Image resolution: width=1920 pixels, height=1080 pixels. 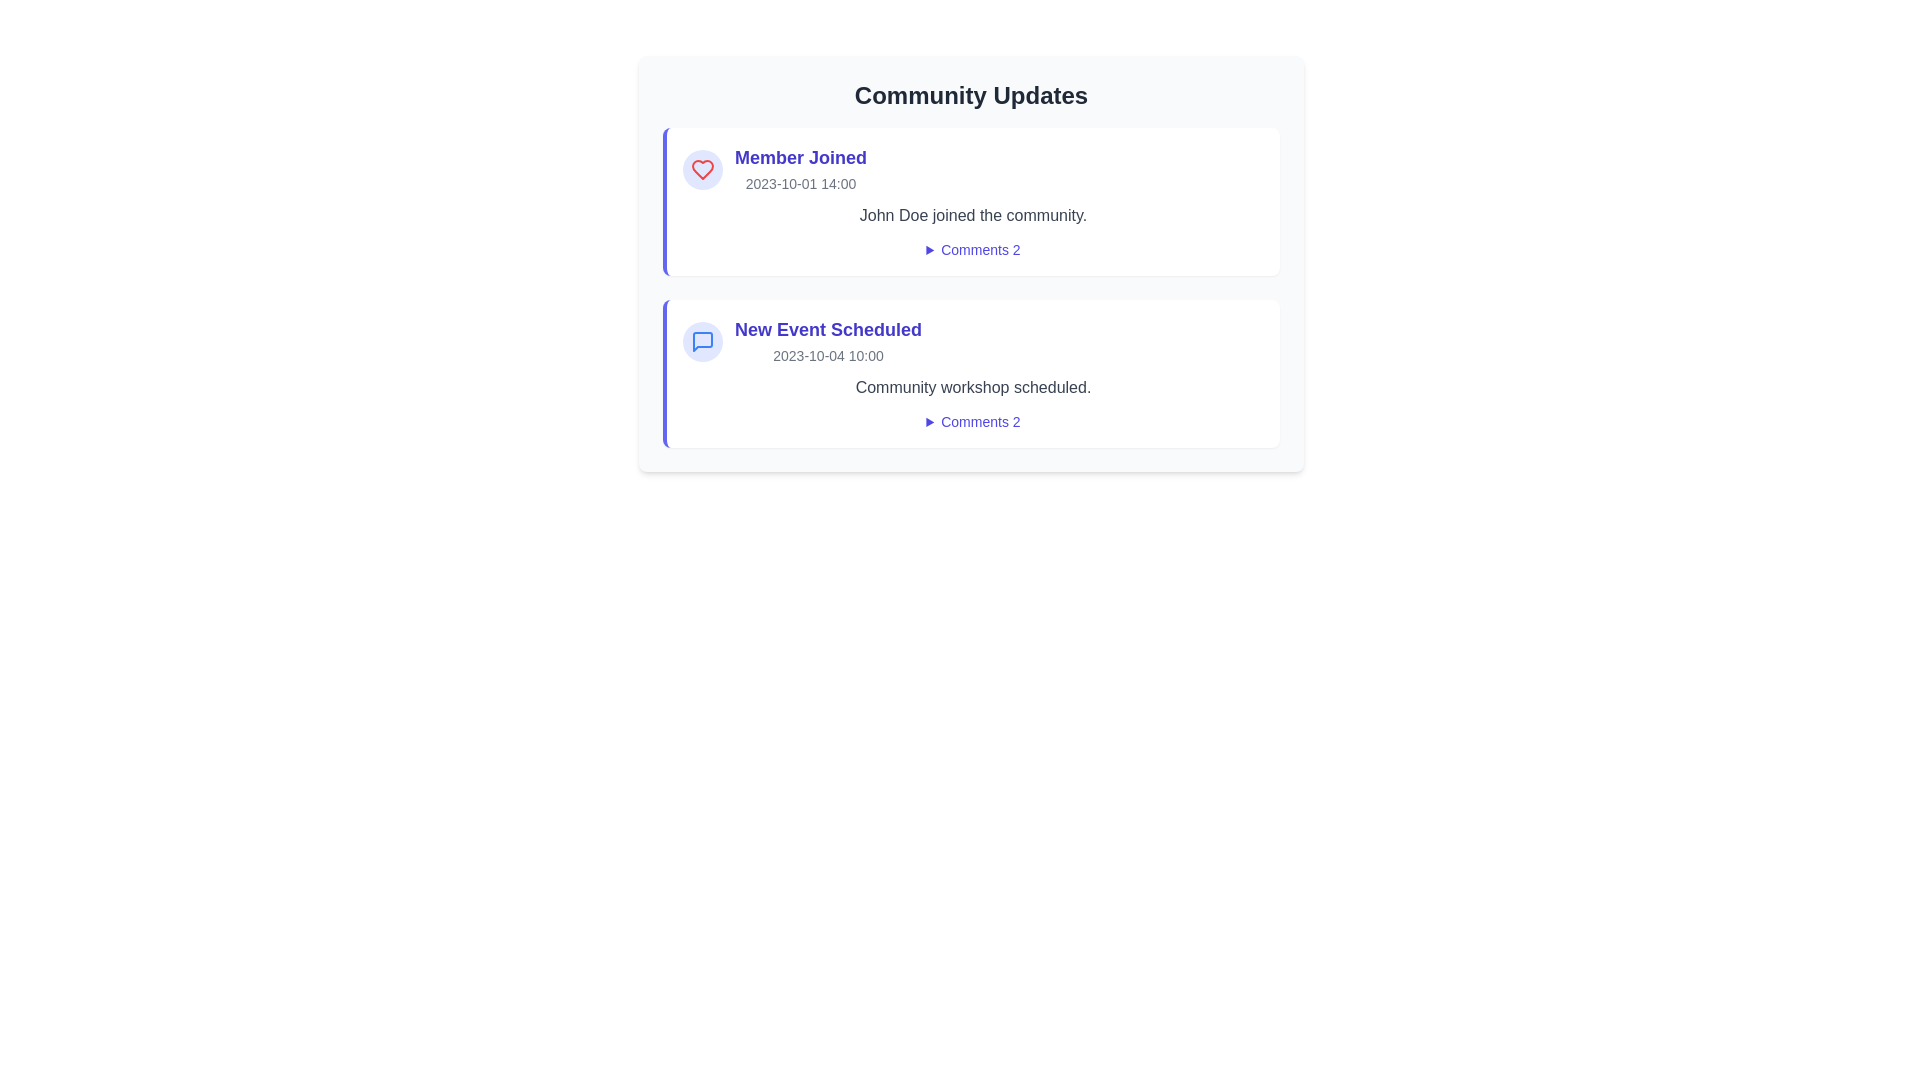 I want to click on the circular icon with a light indigo background and a red outlined heart shape in the 'Community Updates' section, labeled 'Member Joined.', so click(x=702, y=168).